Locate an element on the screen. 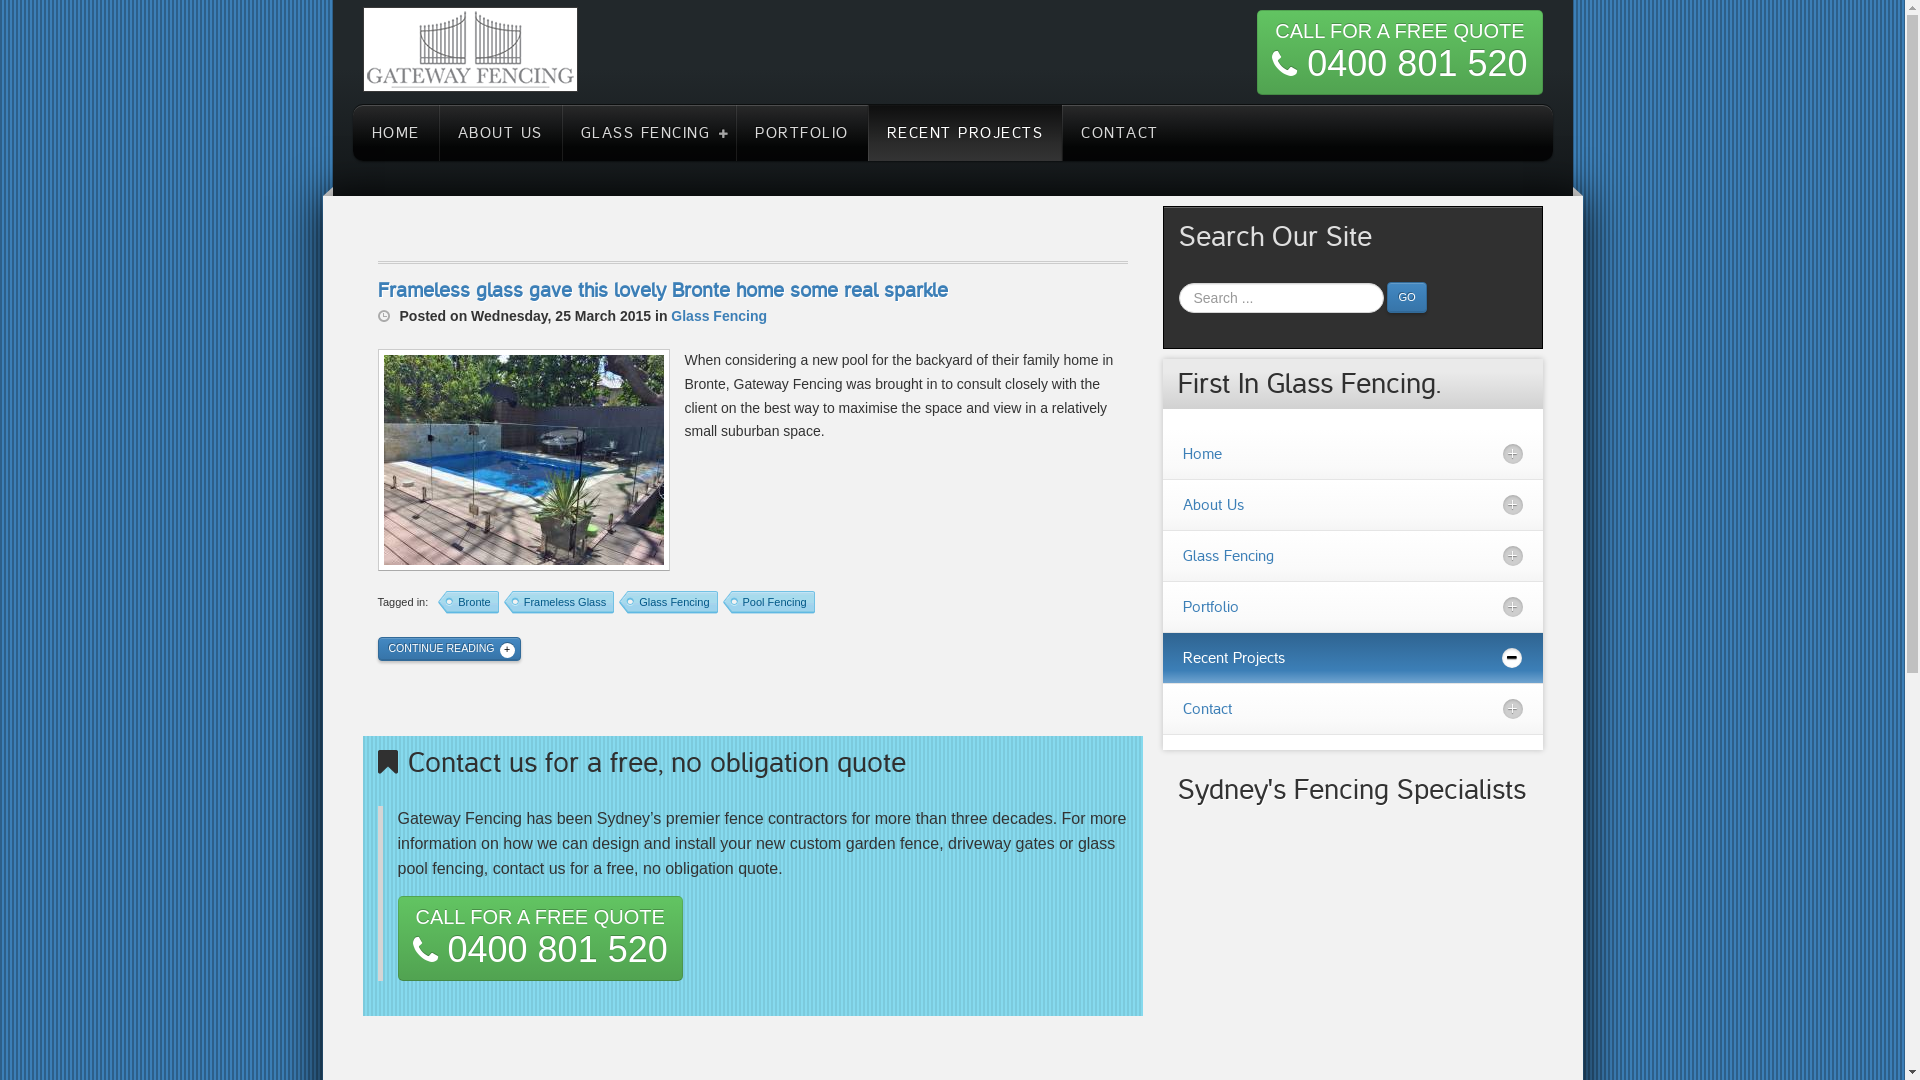 Image resolution: width=1920 pixels, height=1080 pixels. 'GLASS FENCING' is located at coordinates (649, 132).